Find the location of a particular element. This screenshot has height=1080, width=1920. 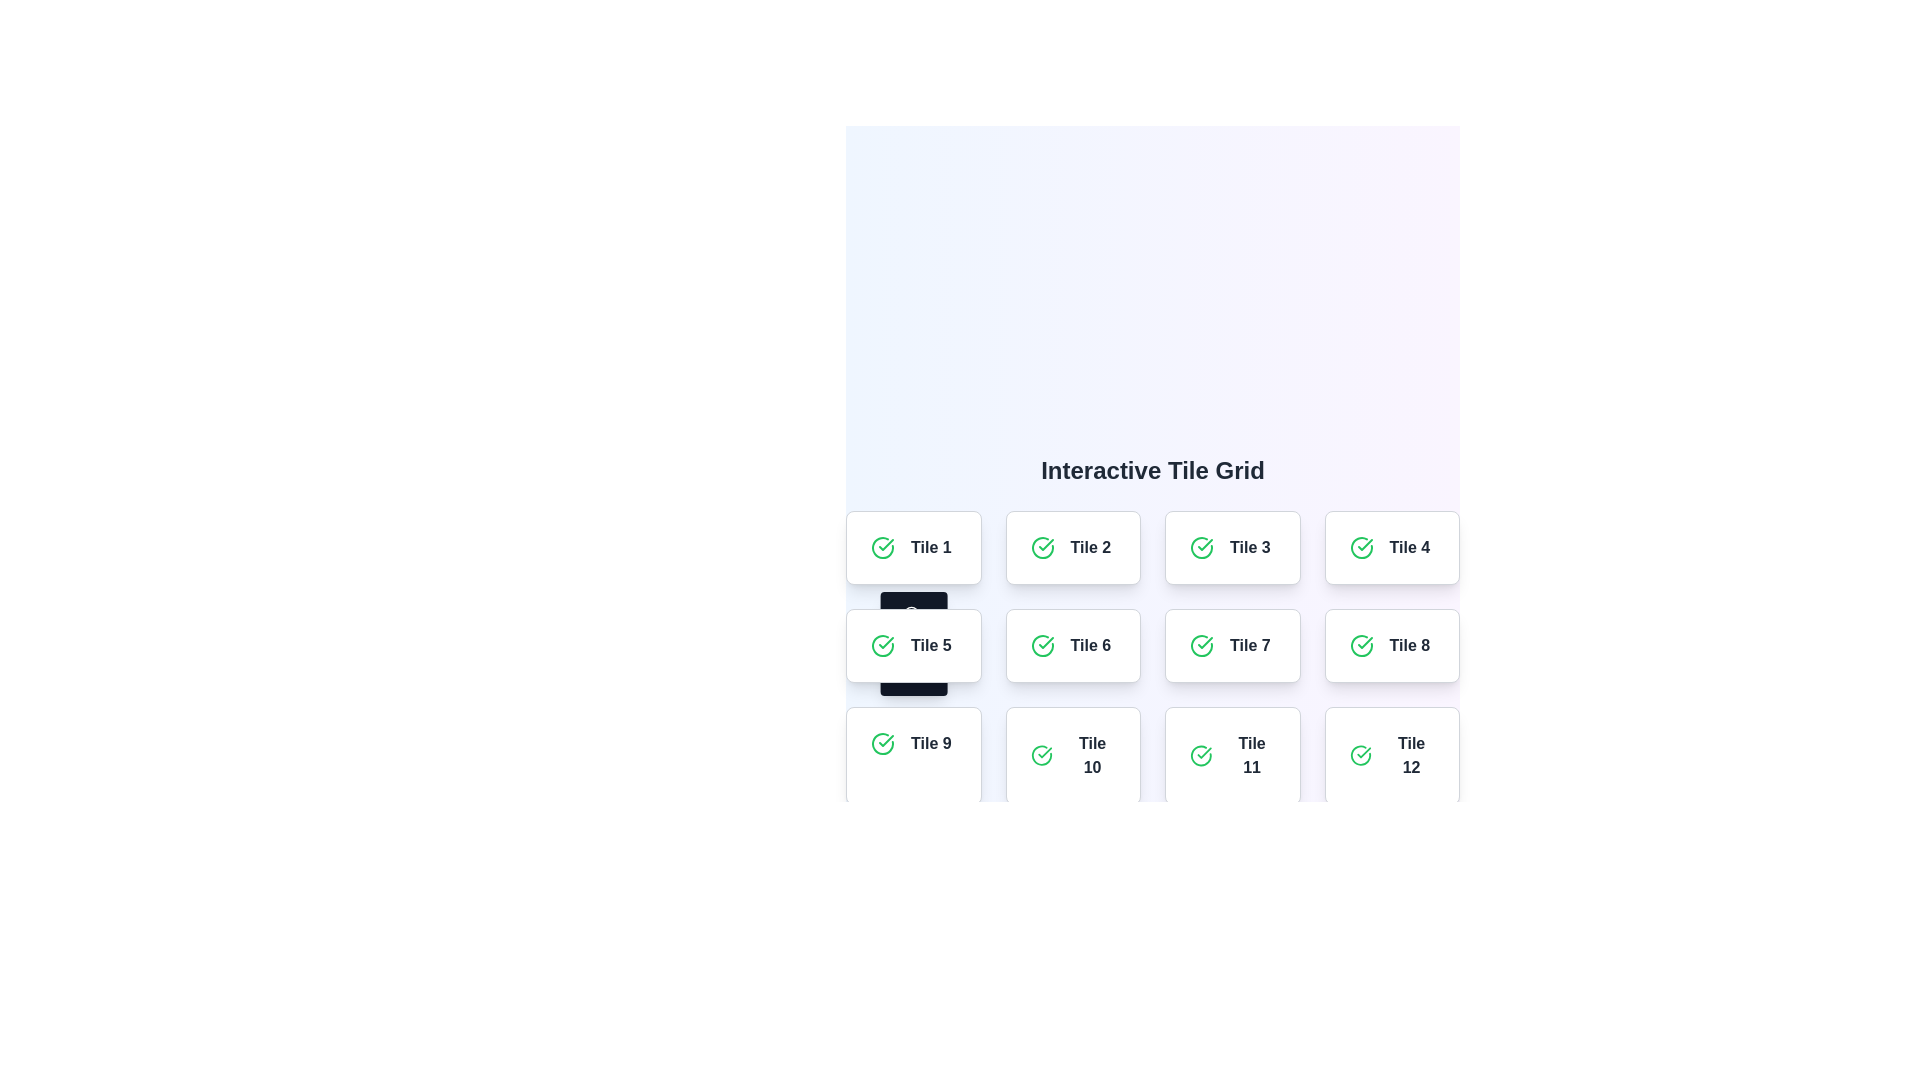

the grid tile labeled 'Tile 5' that features a green check icon, indicating its active state is located at coordinates (912, 645).